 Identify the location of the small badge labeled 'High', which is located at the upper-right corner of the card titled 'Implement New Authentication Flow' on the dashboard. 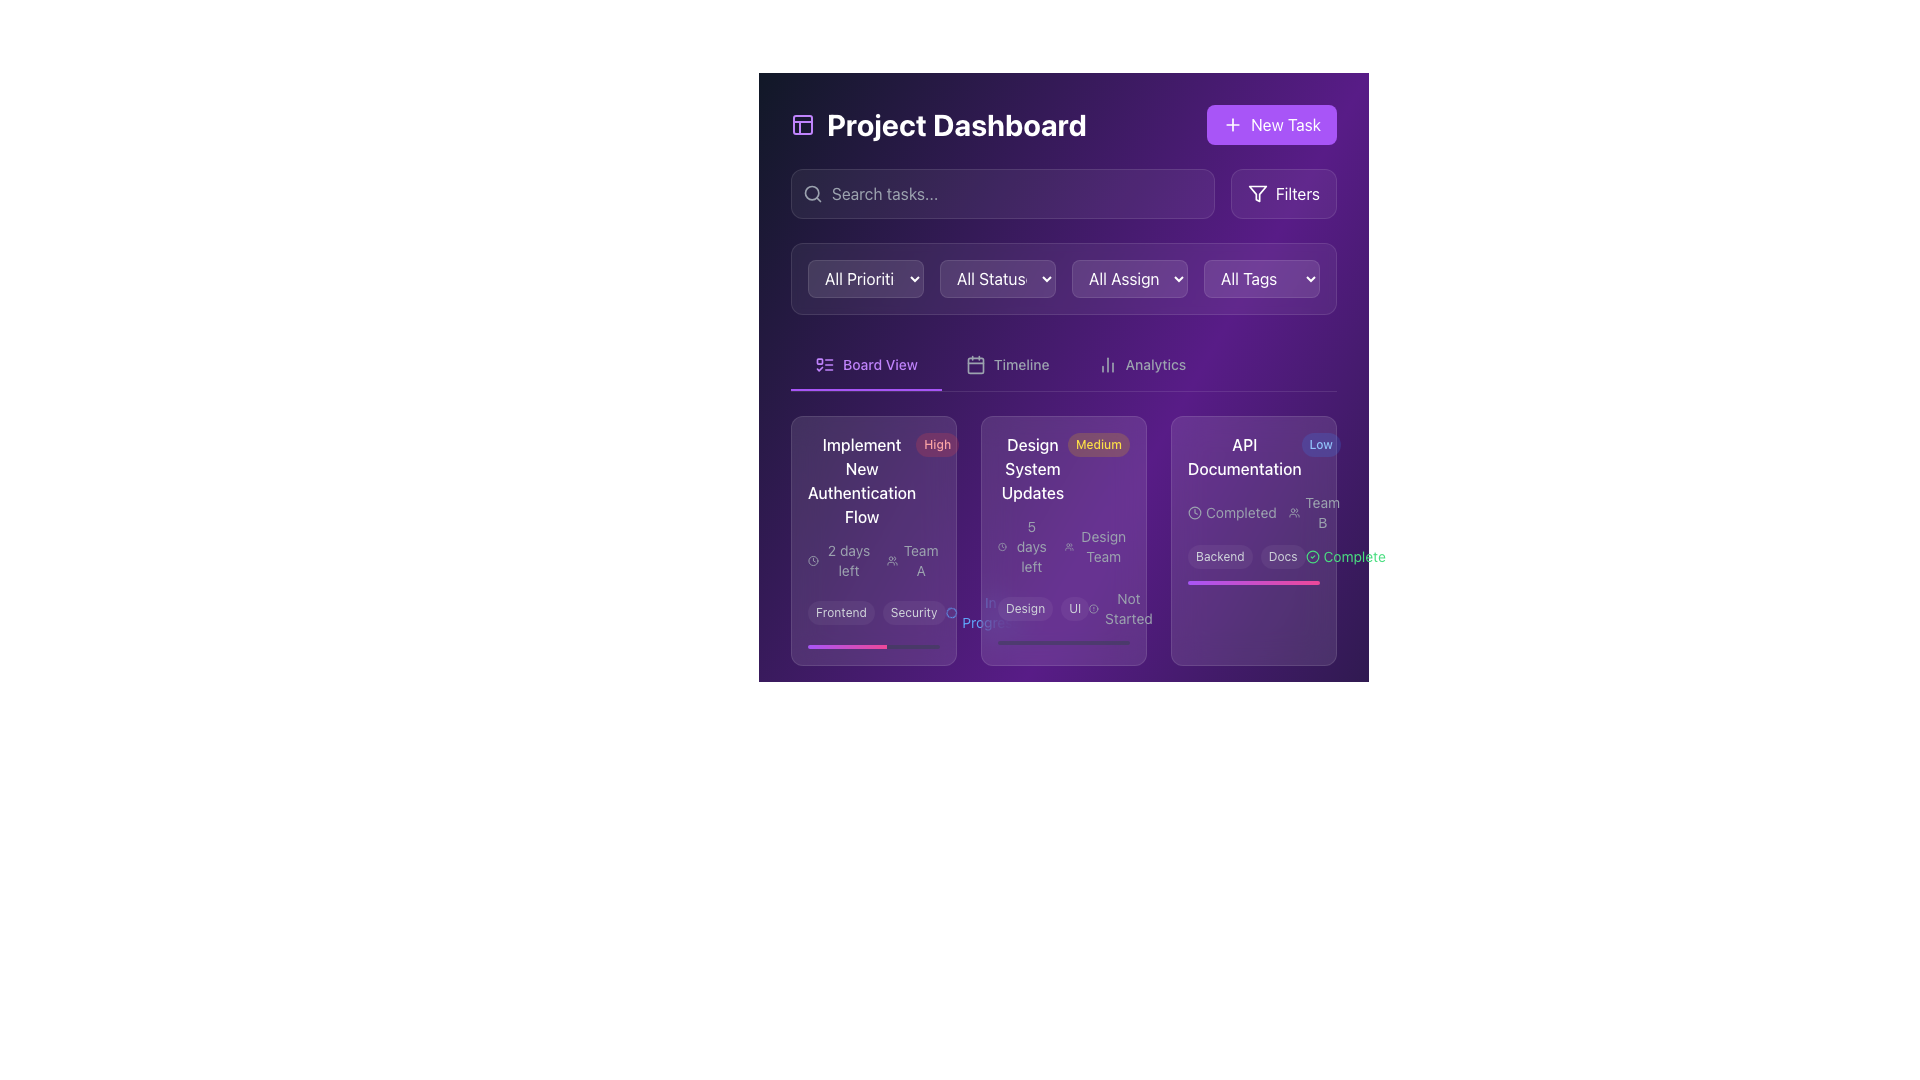
(936, 443).